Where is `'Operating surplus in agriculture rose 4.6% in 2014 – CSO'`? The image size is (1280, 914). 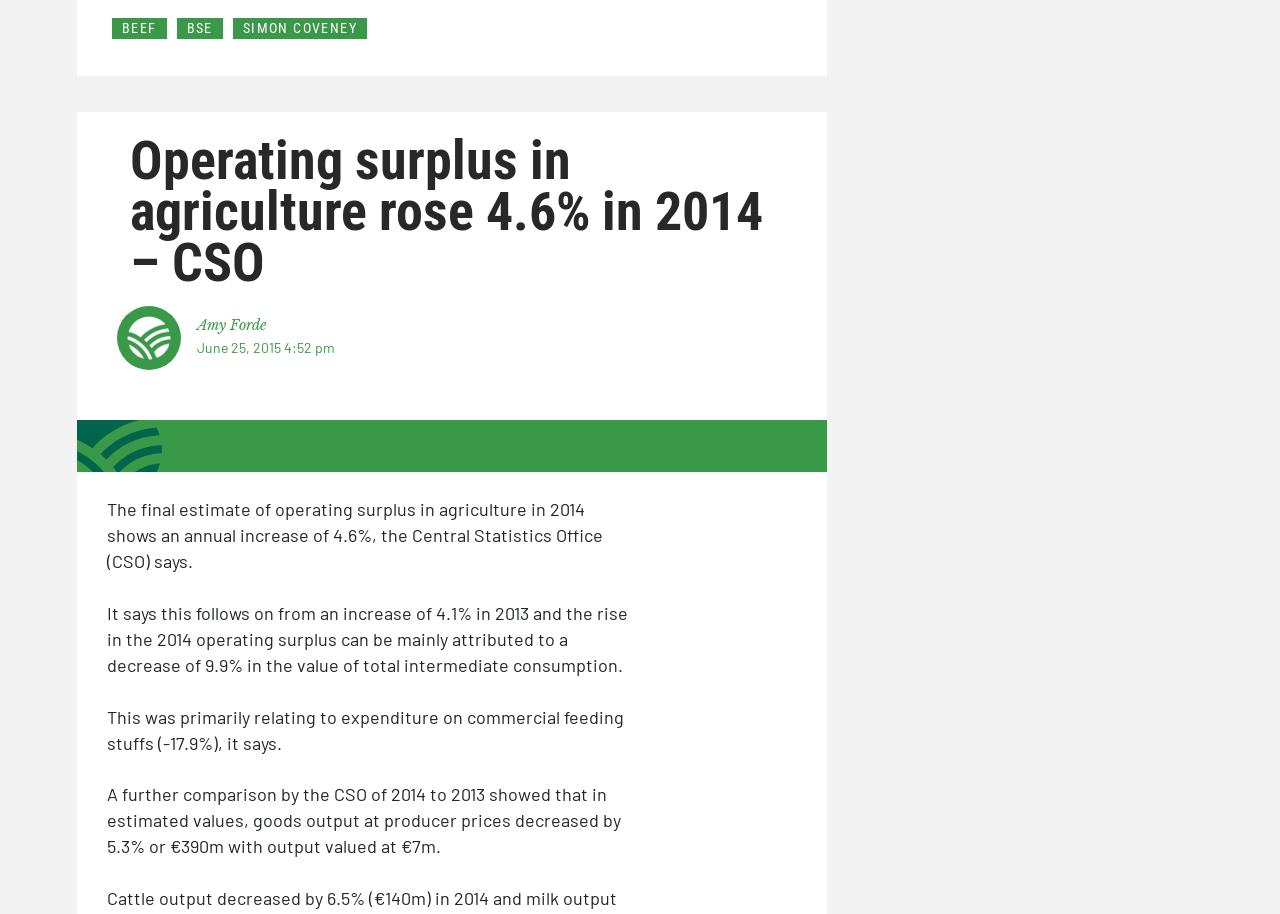 'Operating surplus in agriculture rose 4.6% in 2014 – CSO' is located at coordinates (445, 211).